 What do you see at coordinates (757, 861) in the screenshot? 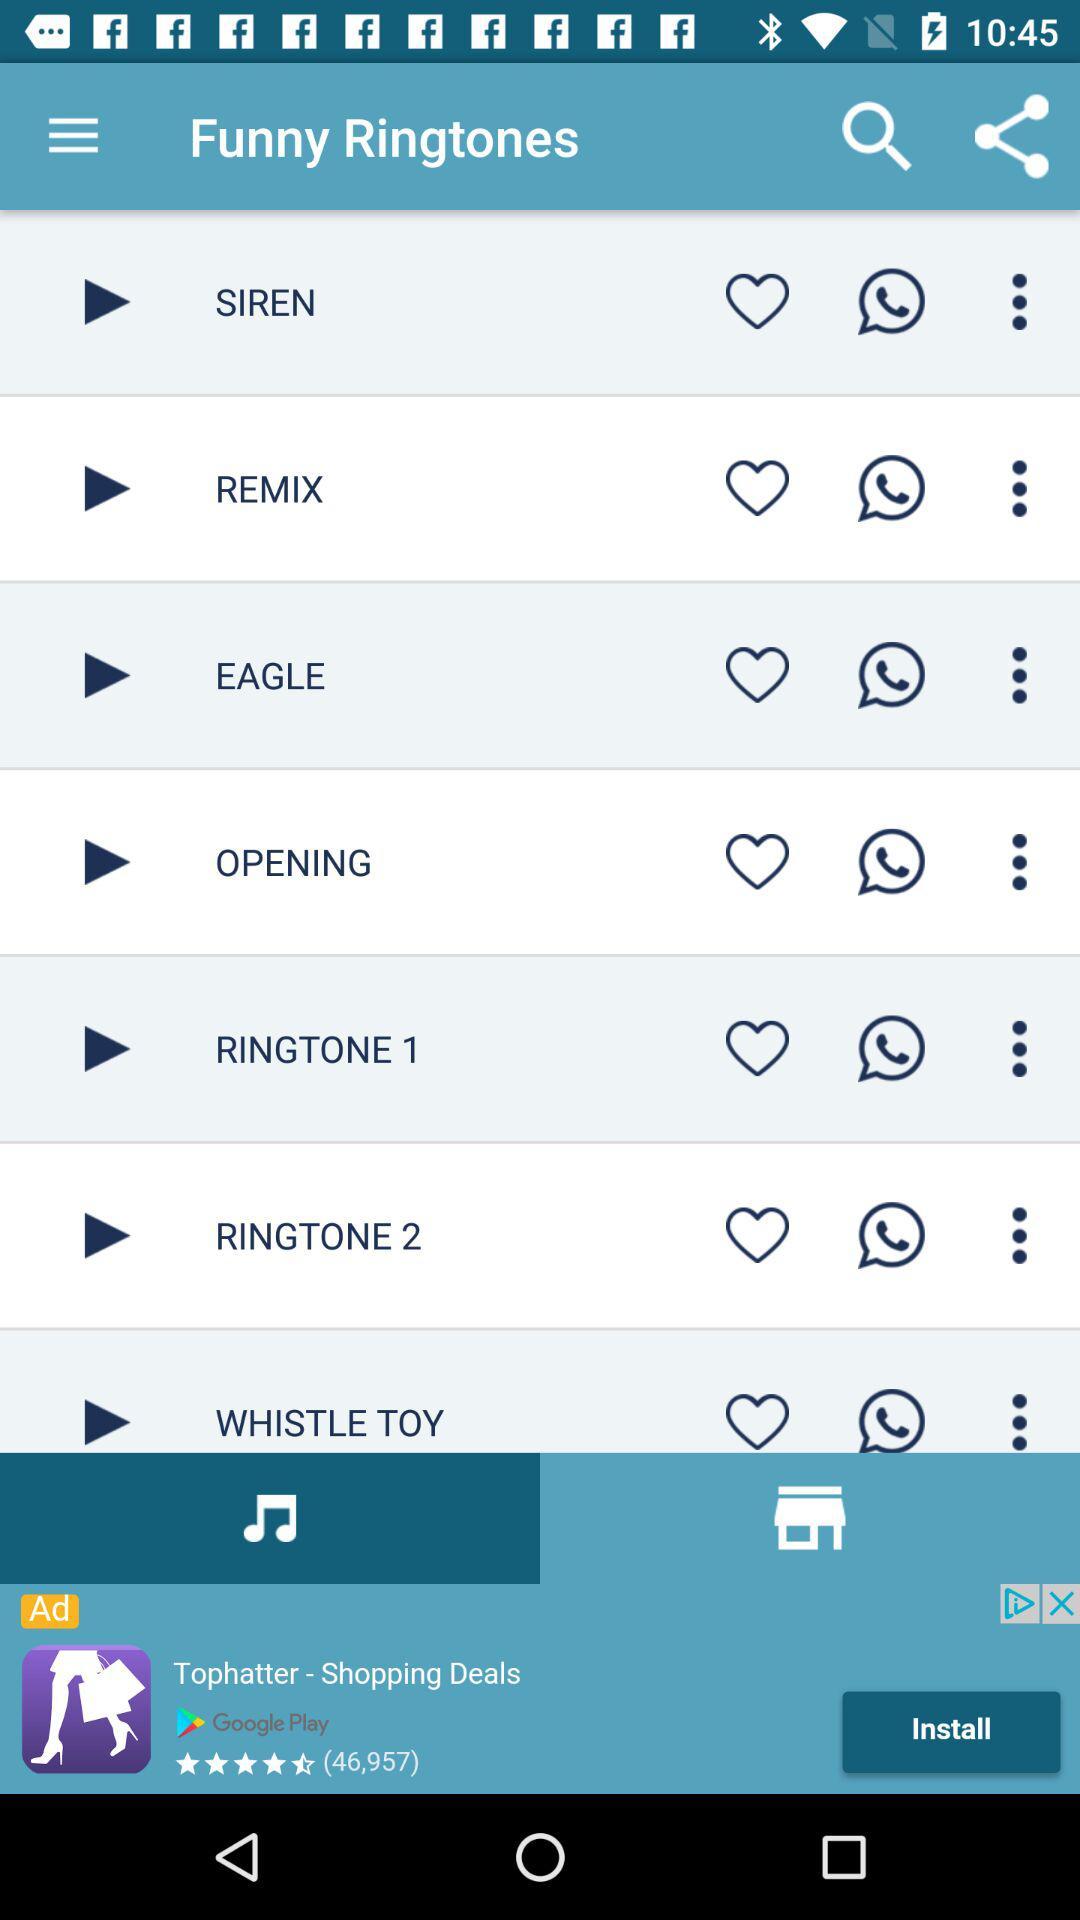
I see `like button` at bounding box center [757, 861].